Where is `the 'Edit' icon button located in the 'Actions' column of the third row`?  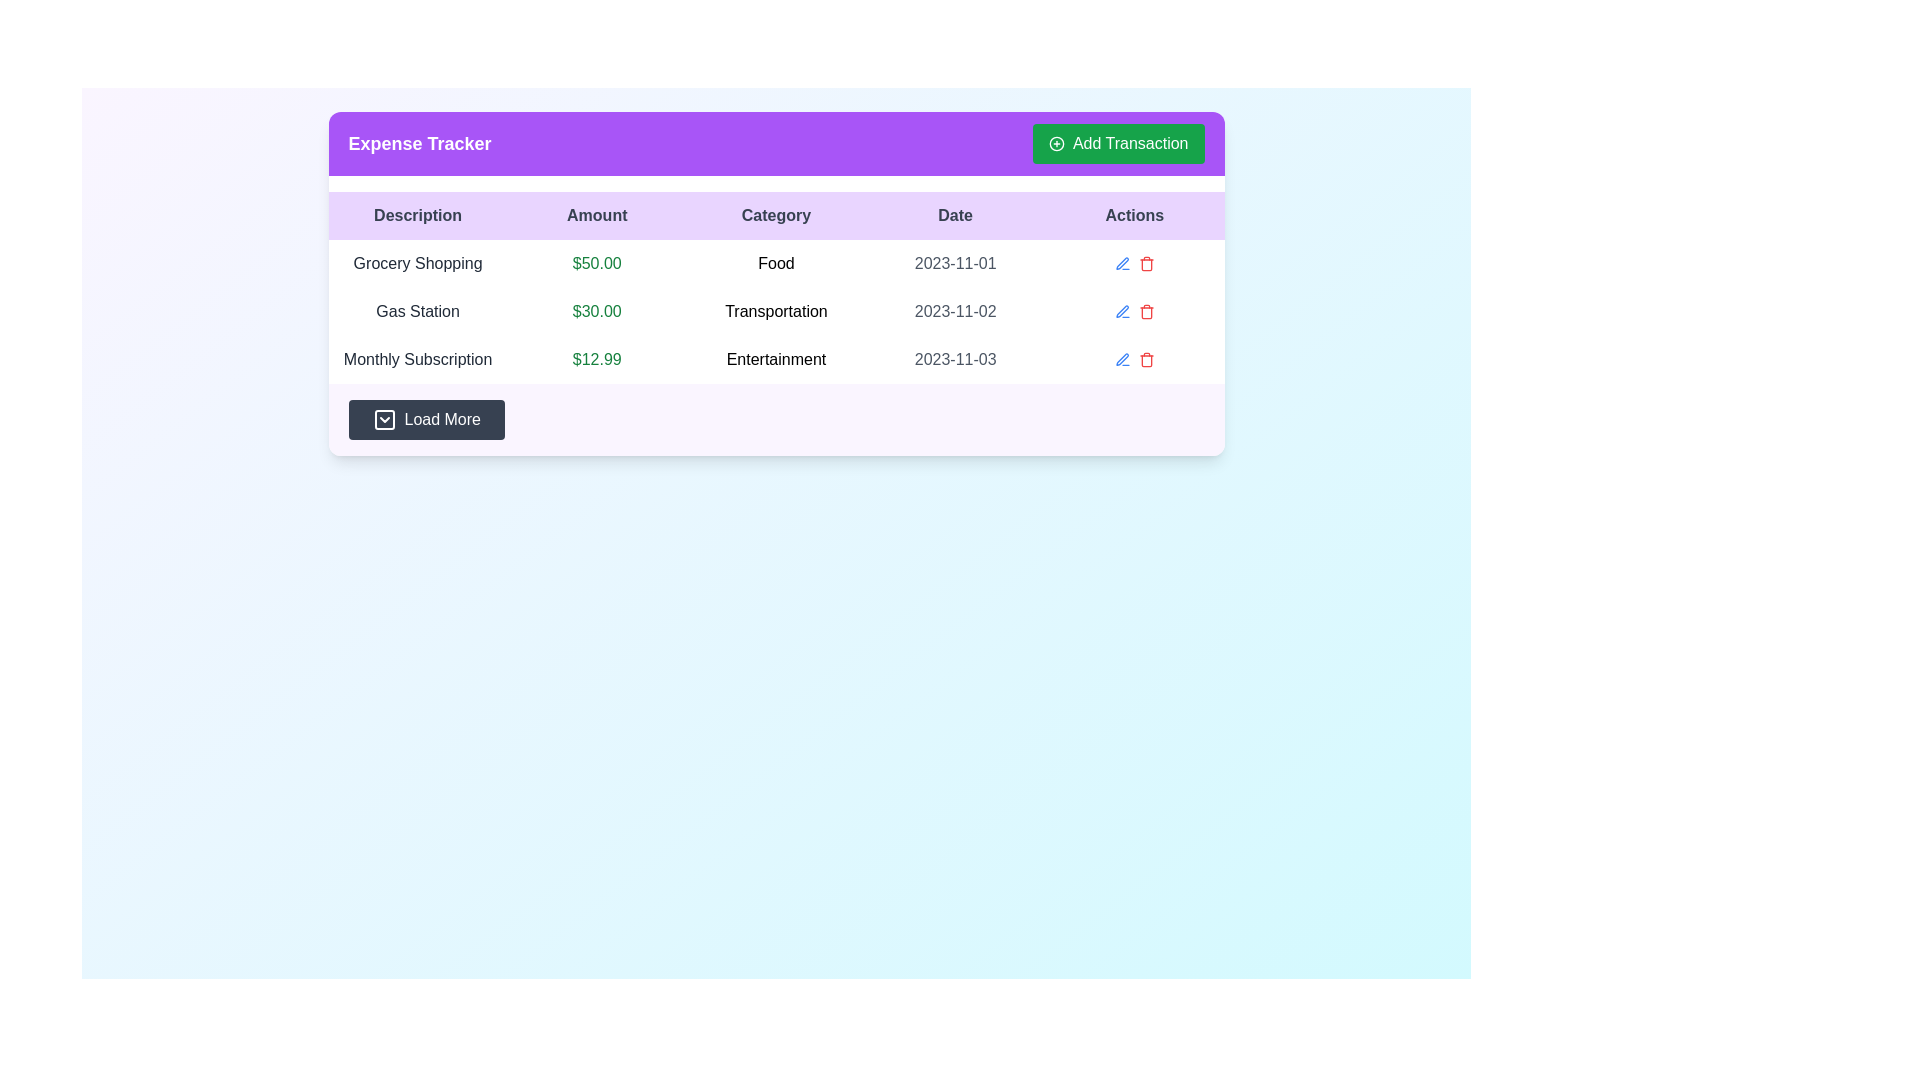 the 'Edit' icon button located in the 'Actions' column of the third row is located at coordinates (1122, 262).